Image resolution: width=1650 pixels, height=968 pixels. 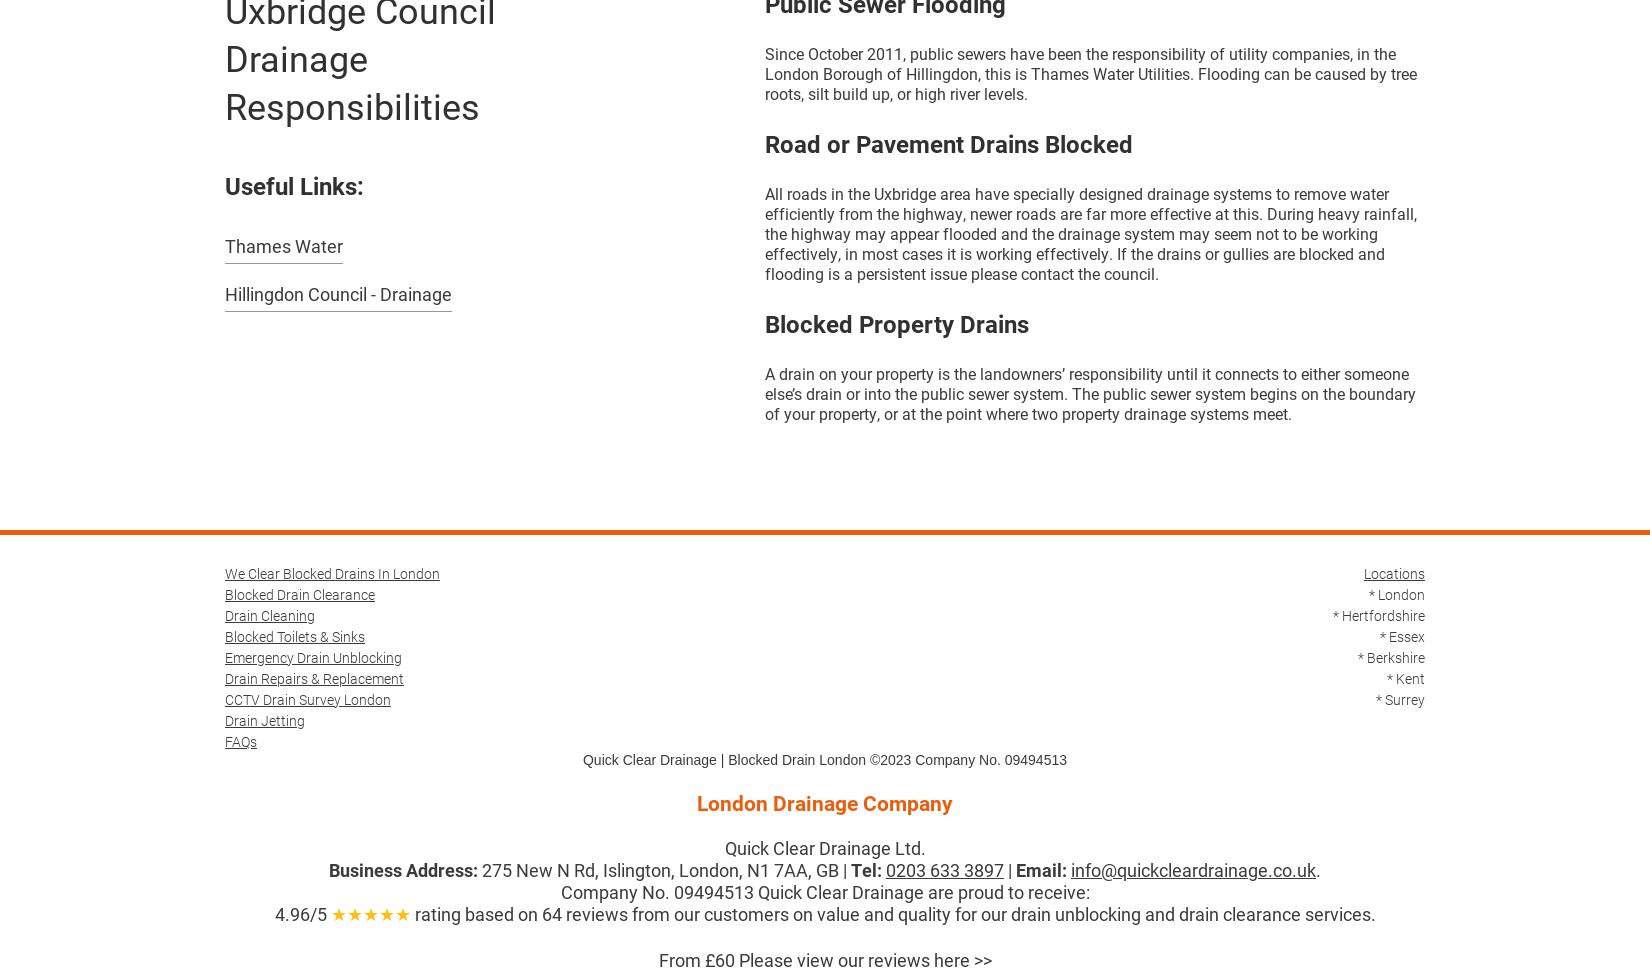 What do you see at coordinates (1378, 613) in the screenshot?
I see `'* Hertfordshire'` at bounding box center [1378, 613].